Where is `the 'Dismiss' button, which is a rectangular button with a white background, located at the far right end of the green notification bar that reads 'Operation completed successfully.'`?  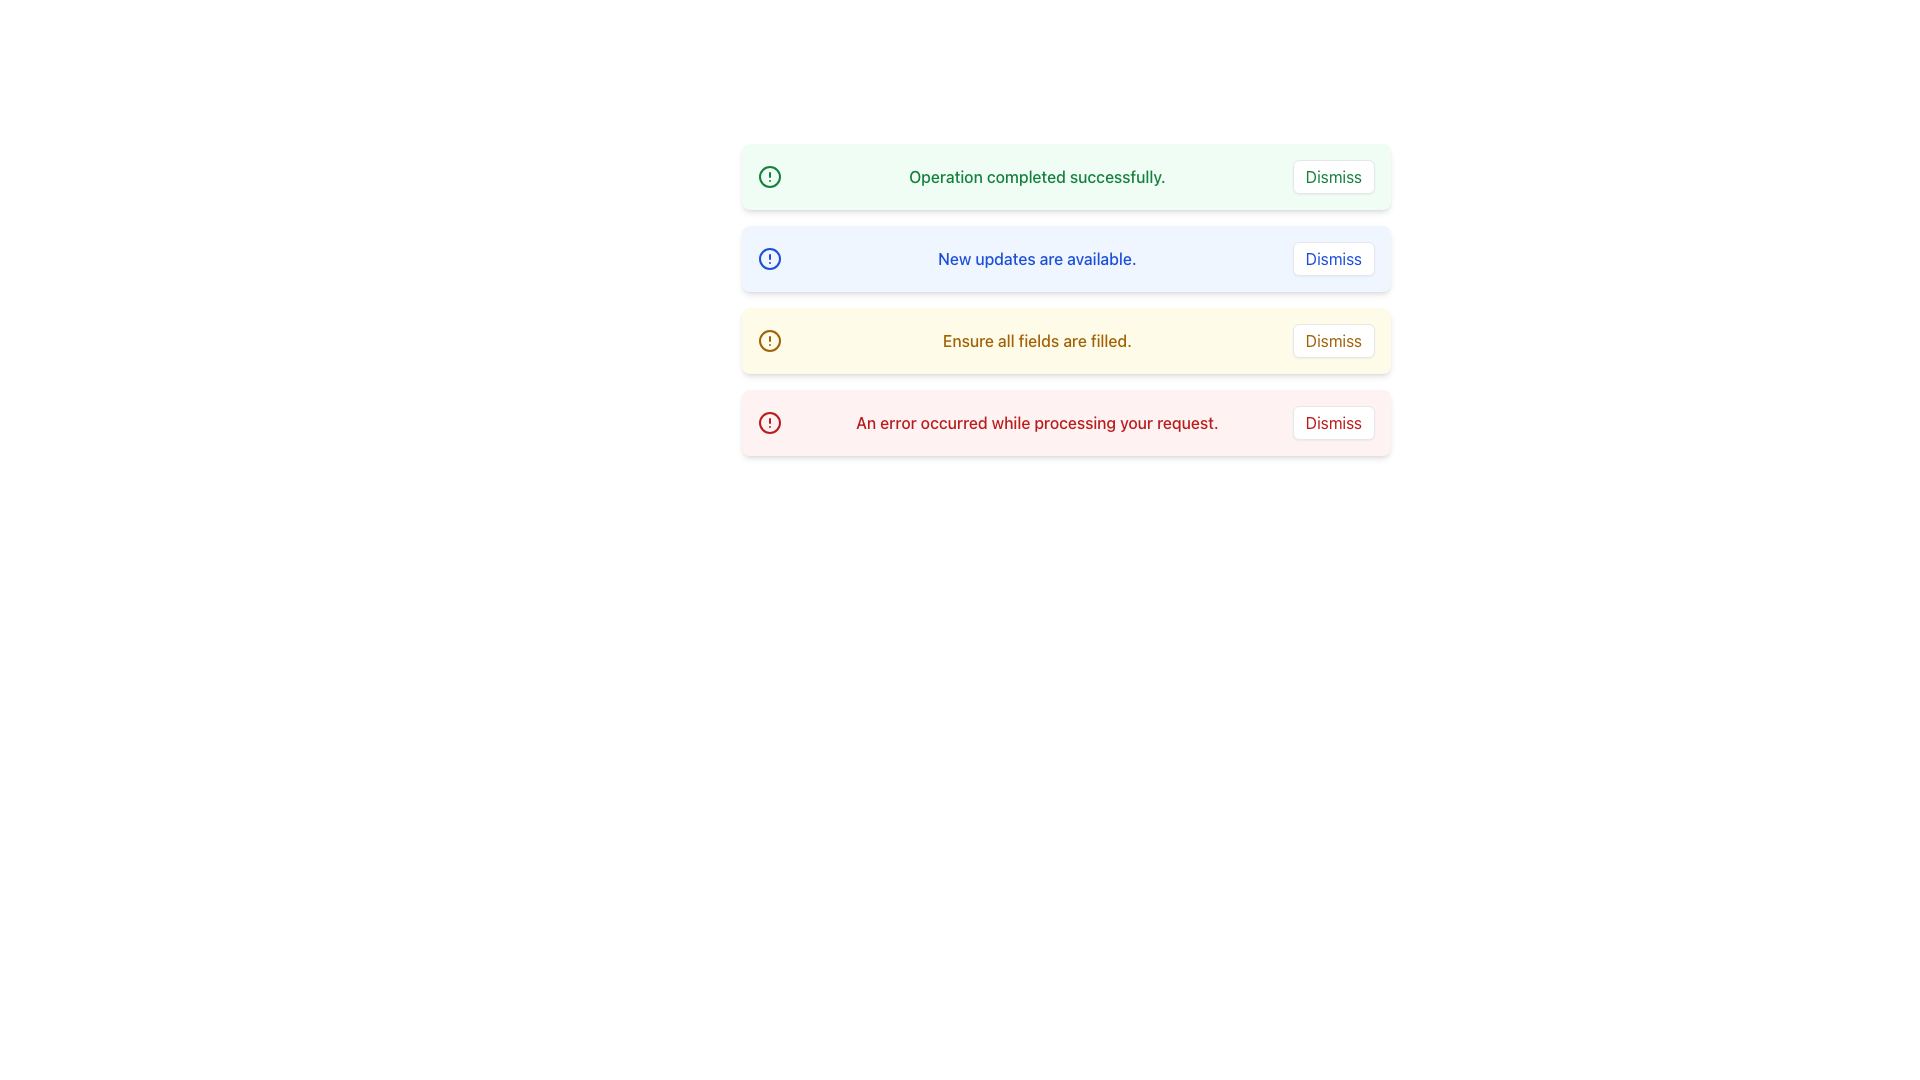 the 'Dismiss' button, which is a rectangular button with a white background, located at the far right end of the green notification bar that reads 'Operation completed successfully.' is located at coordinates (1333, 176).